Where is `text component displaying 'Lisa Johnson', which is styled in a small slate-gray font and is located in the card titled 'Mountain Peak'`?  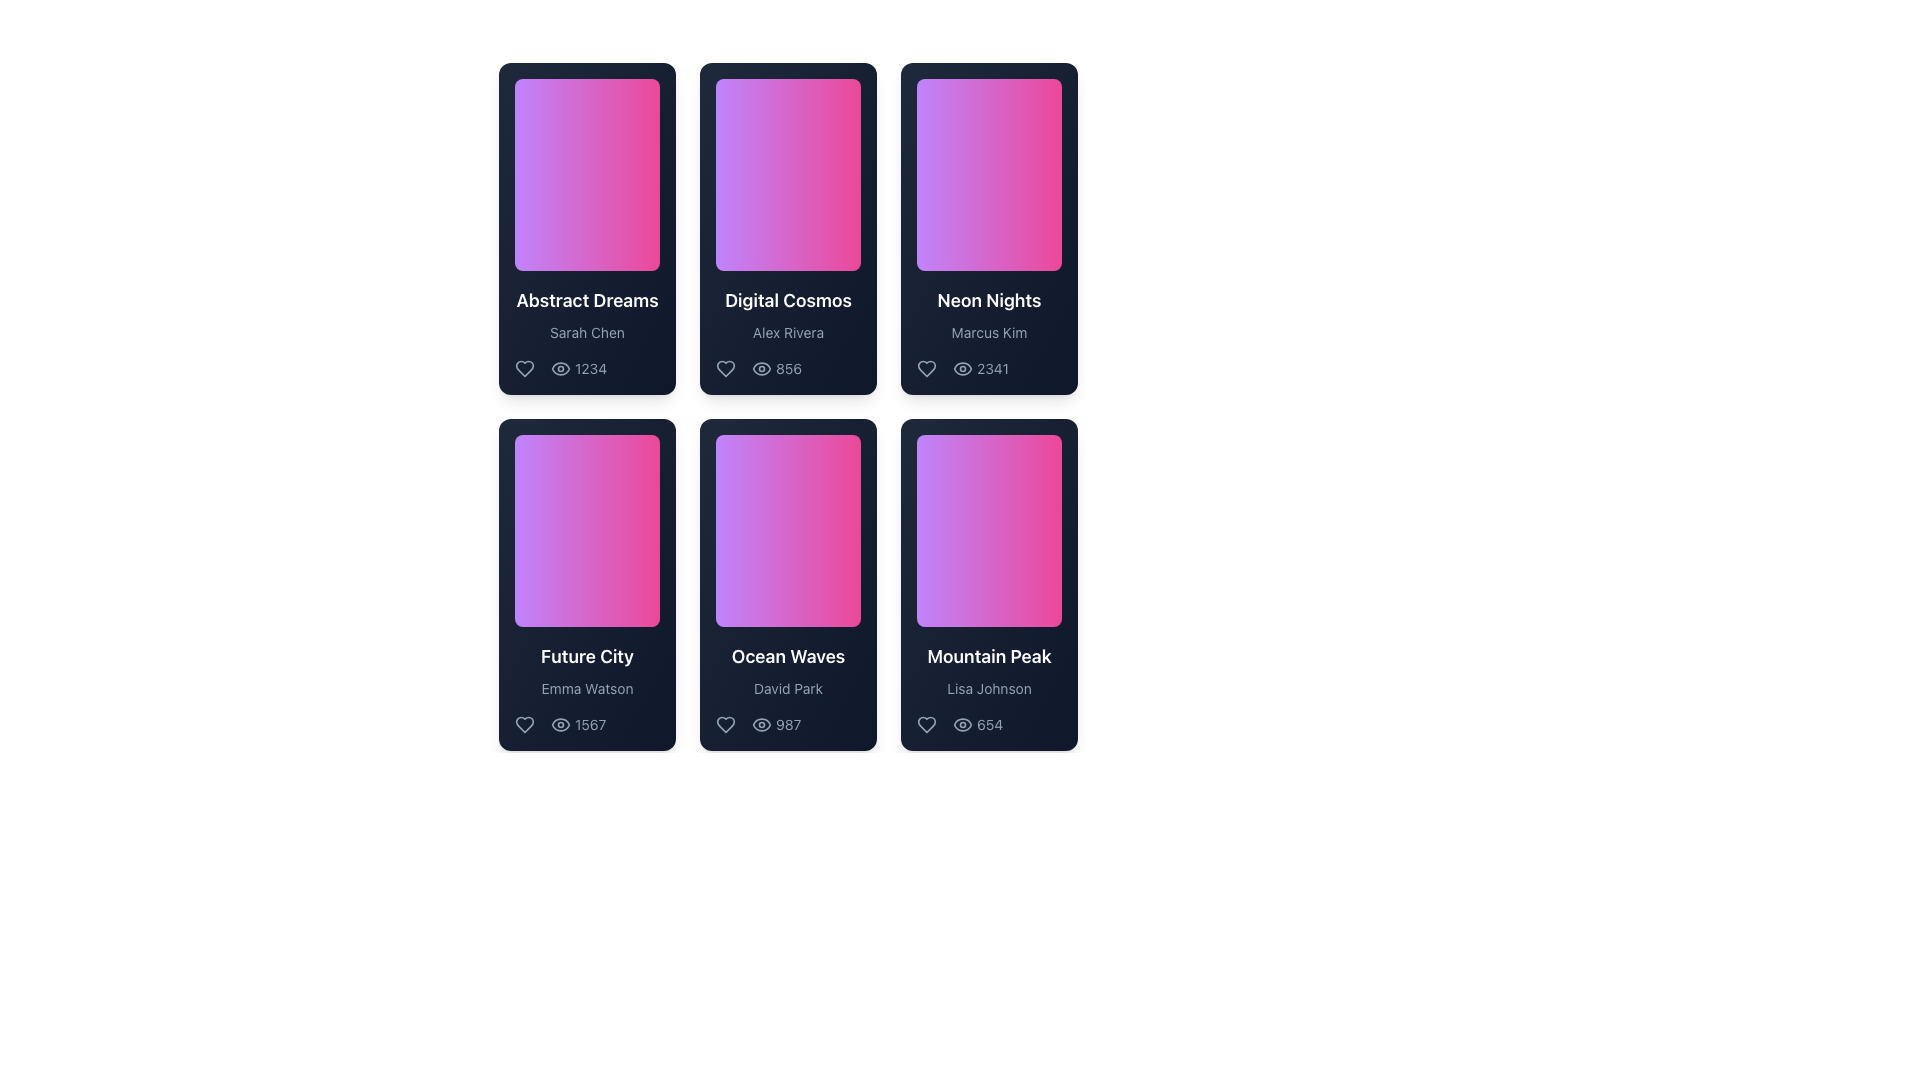 text component displaying 'Lisa Johnson', which is styled in a small slate-gray font and is located in the card titled 'Mountain Peak' is located at coordinates (989, 688).